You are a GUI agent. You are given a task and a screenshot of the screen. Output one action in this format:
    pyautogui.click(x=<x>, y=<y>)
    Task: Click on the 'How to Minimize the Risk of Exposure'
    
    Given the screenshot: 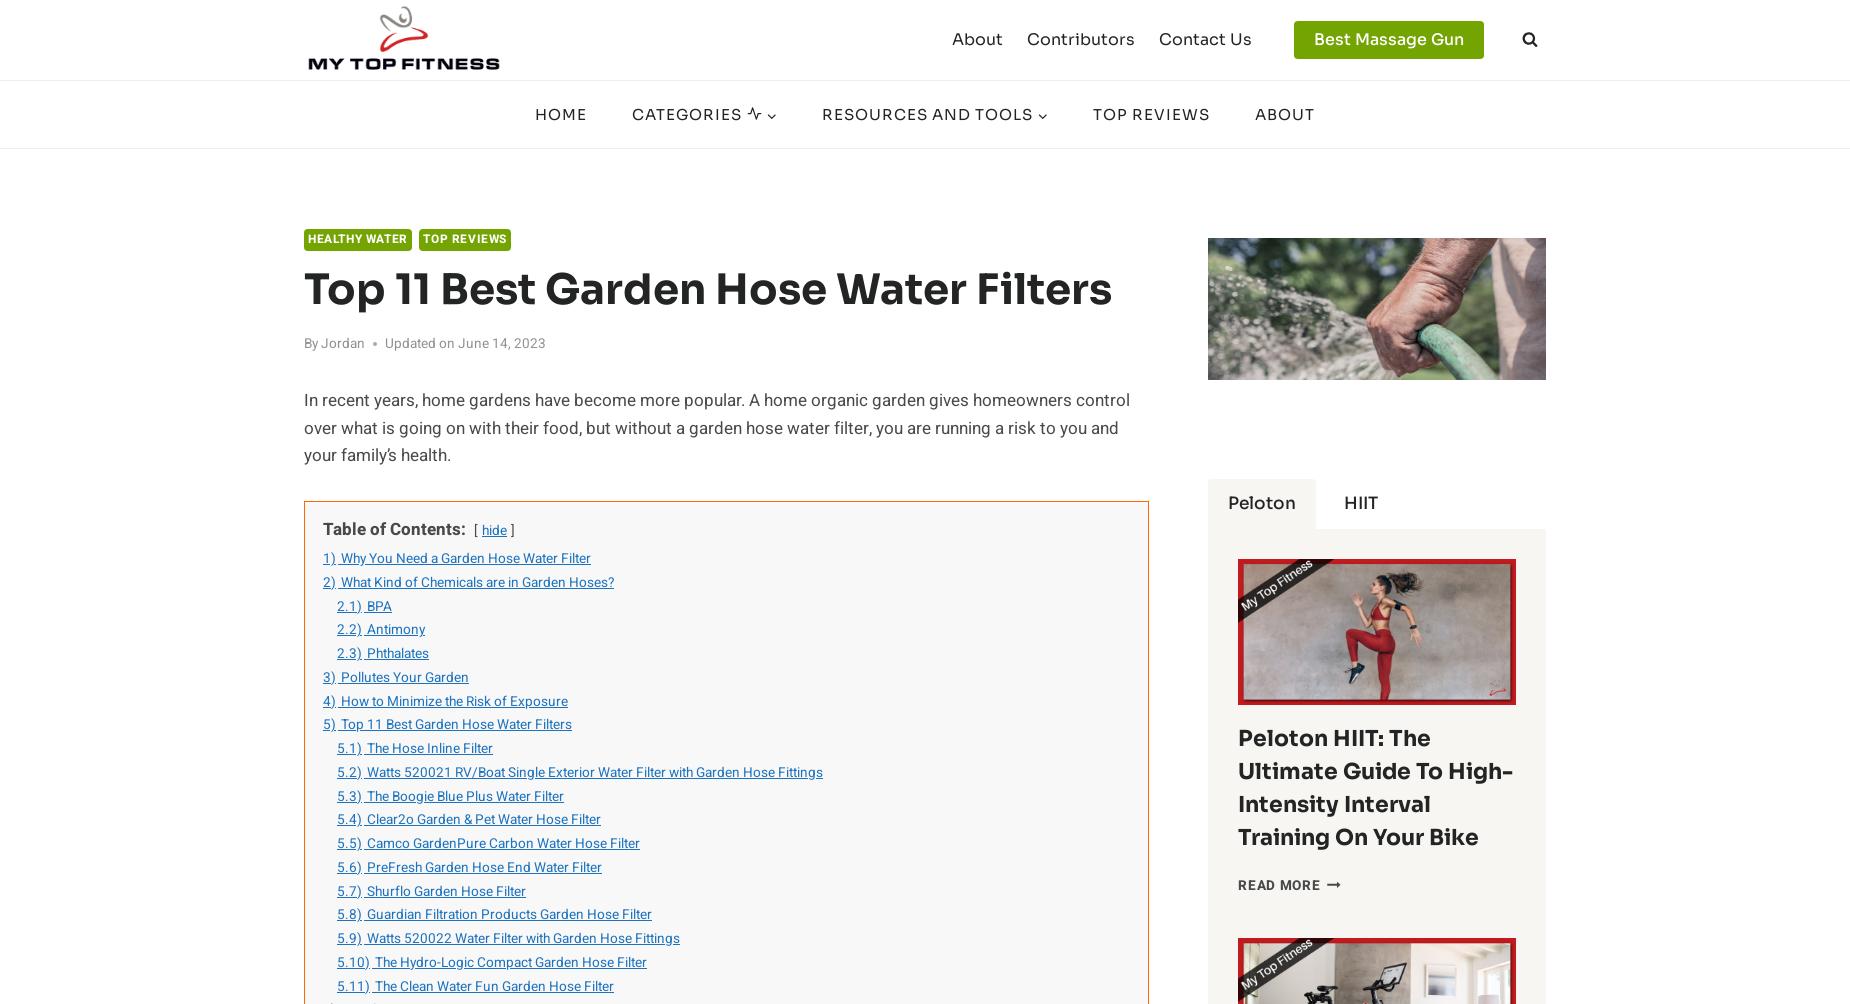 What is the action you would take?
    pyautogui.click(x=339, y=699)
    